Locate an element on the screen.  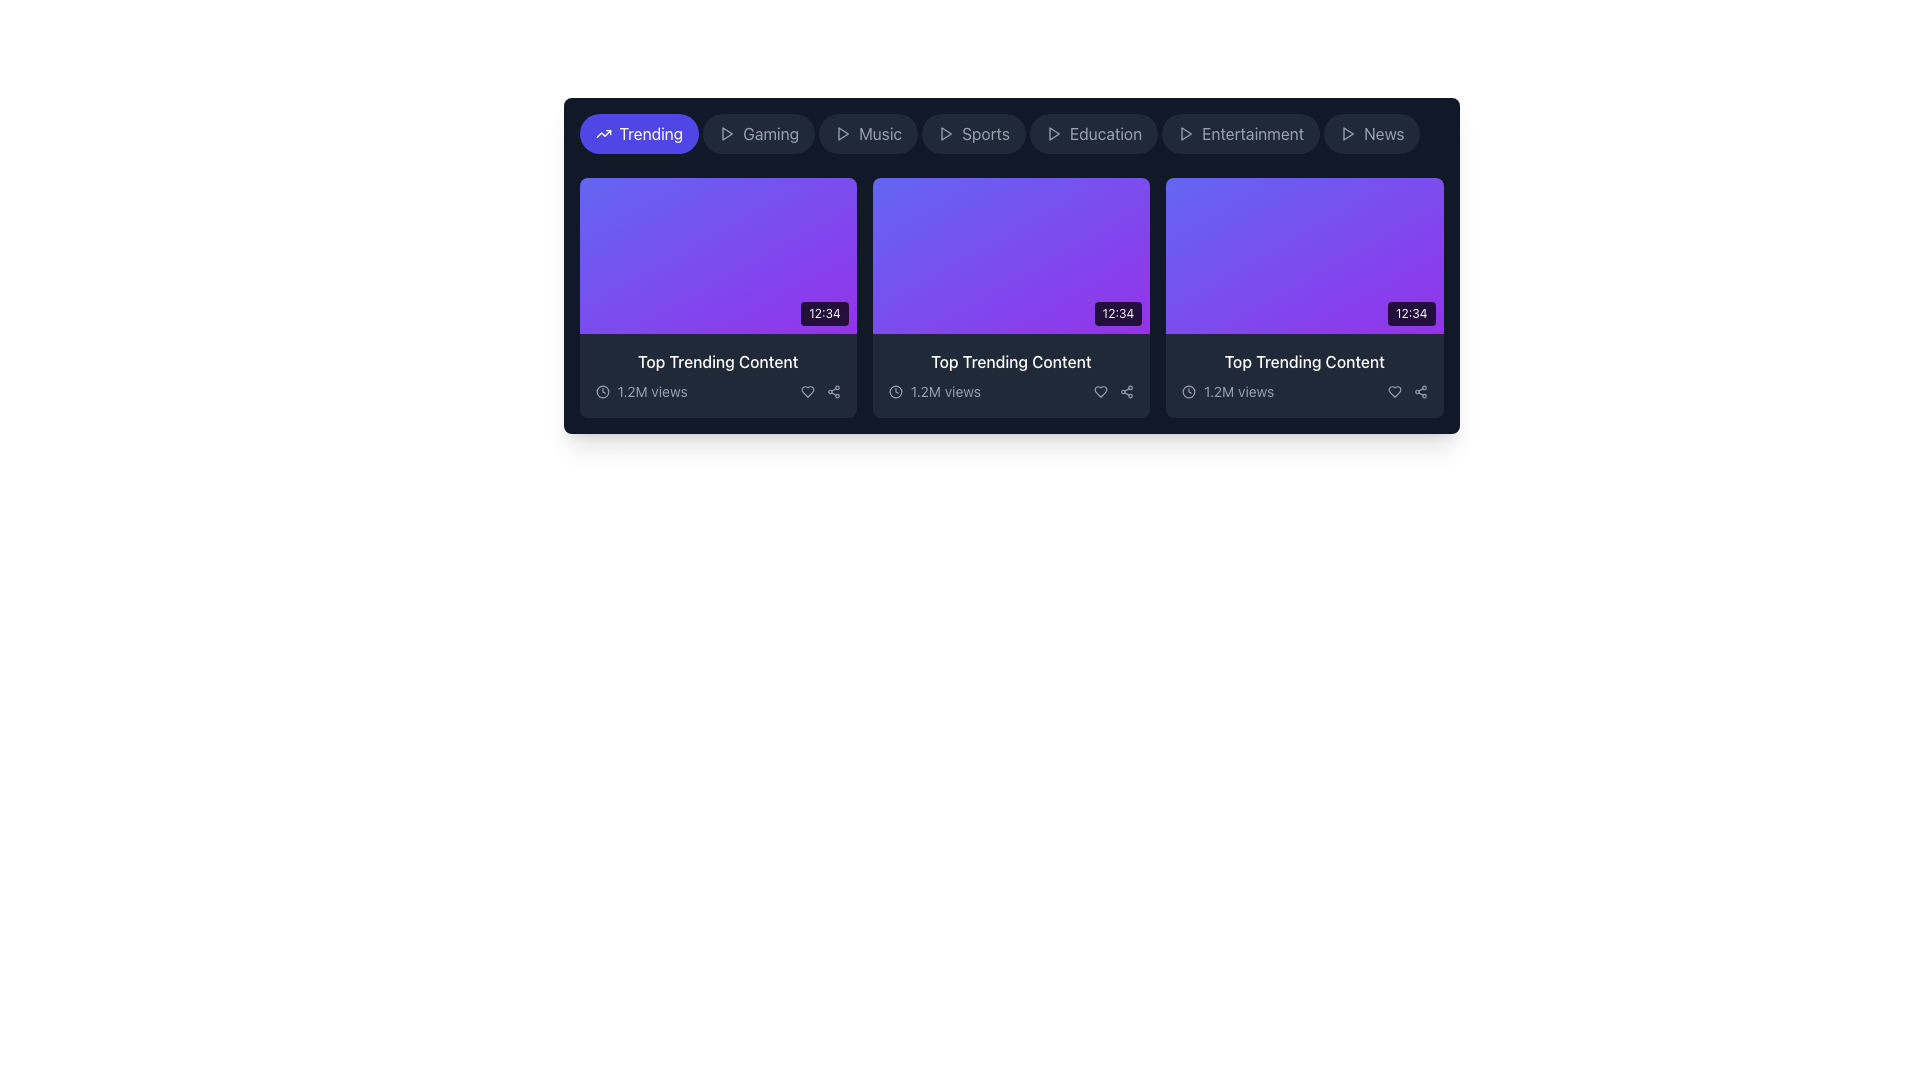
the icon indicating a playable media category located in the category bar at the top of the interface is located at coordinates (1186, 134).